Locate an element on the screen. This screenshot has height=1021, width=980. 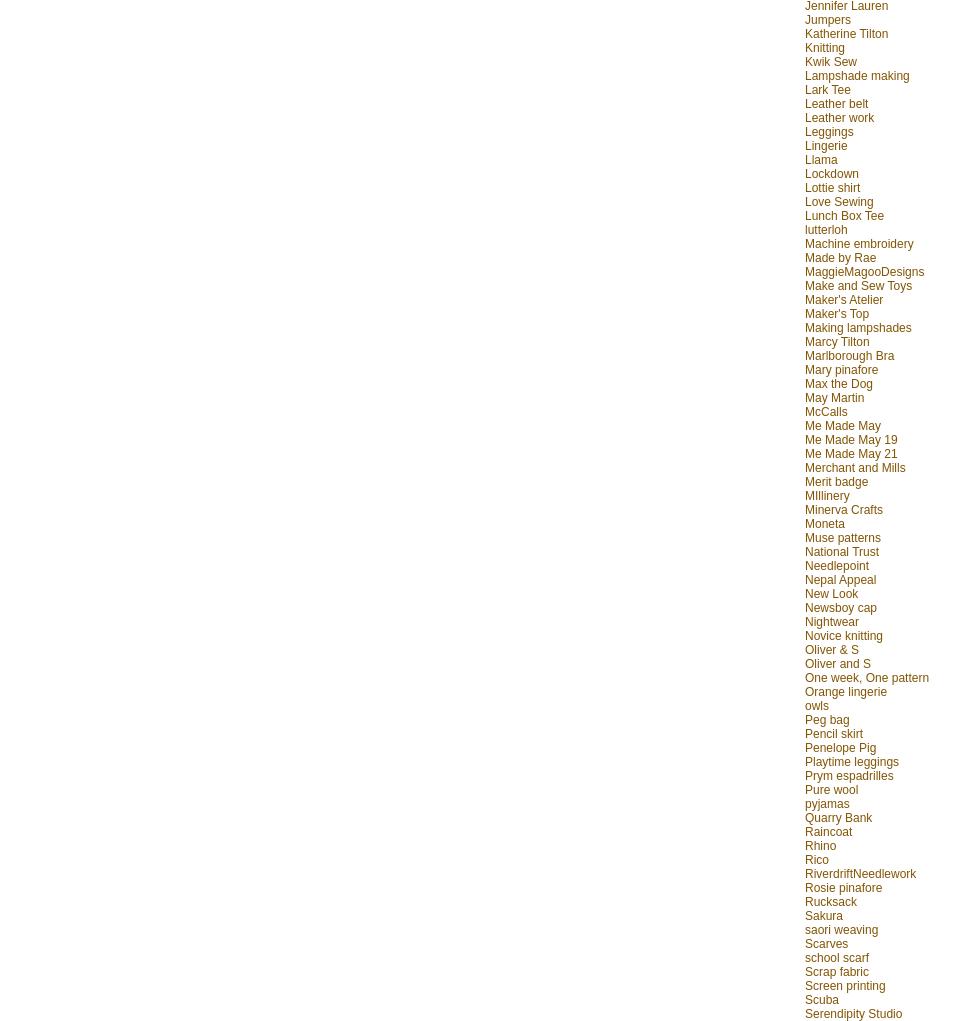
'MaggieMagooDesigns' is located at coordinates (804, 269).